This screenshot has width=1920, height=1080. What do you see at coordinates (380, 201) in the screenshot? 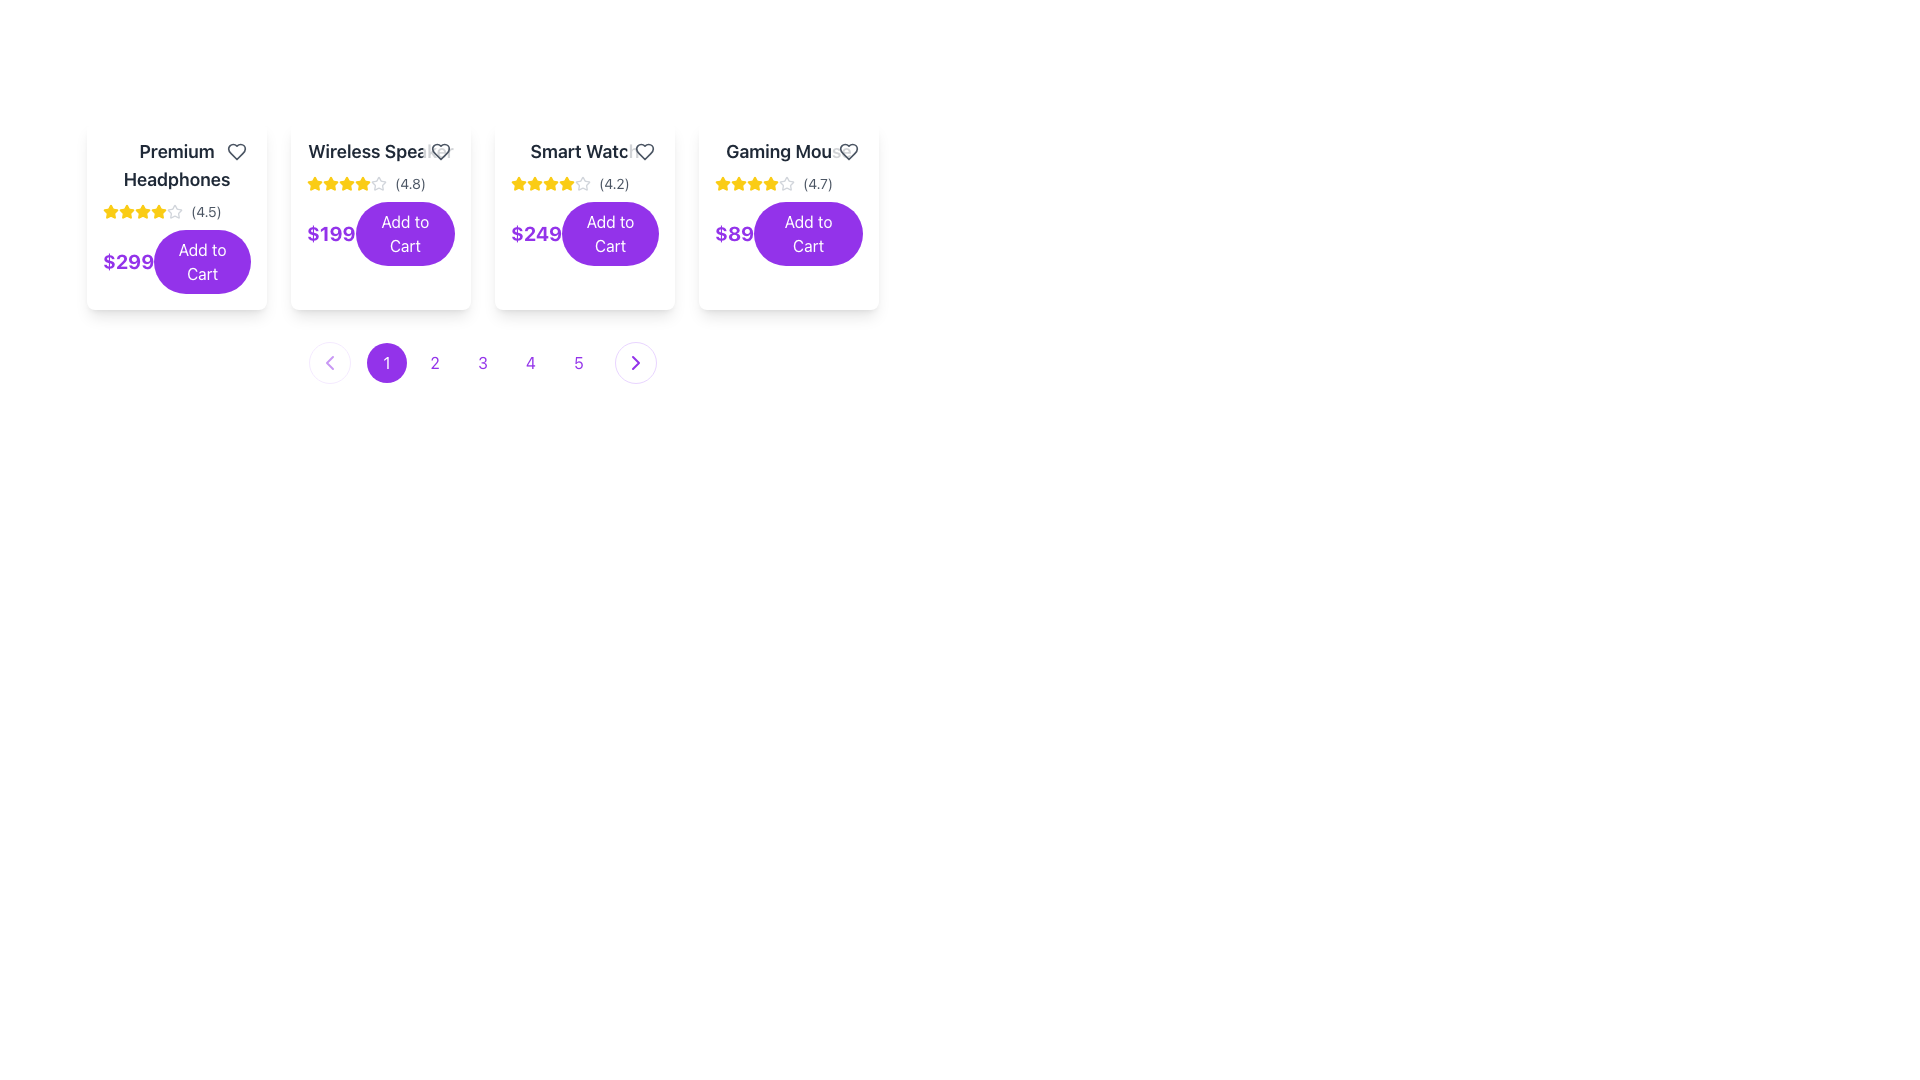
I see `the 'Add to Cart' button with a rounded shape and a purple background located at the bottom center of the second card in the list` at bounding box center [380, 201].